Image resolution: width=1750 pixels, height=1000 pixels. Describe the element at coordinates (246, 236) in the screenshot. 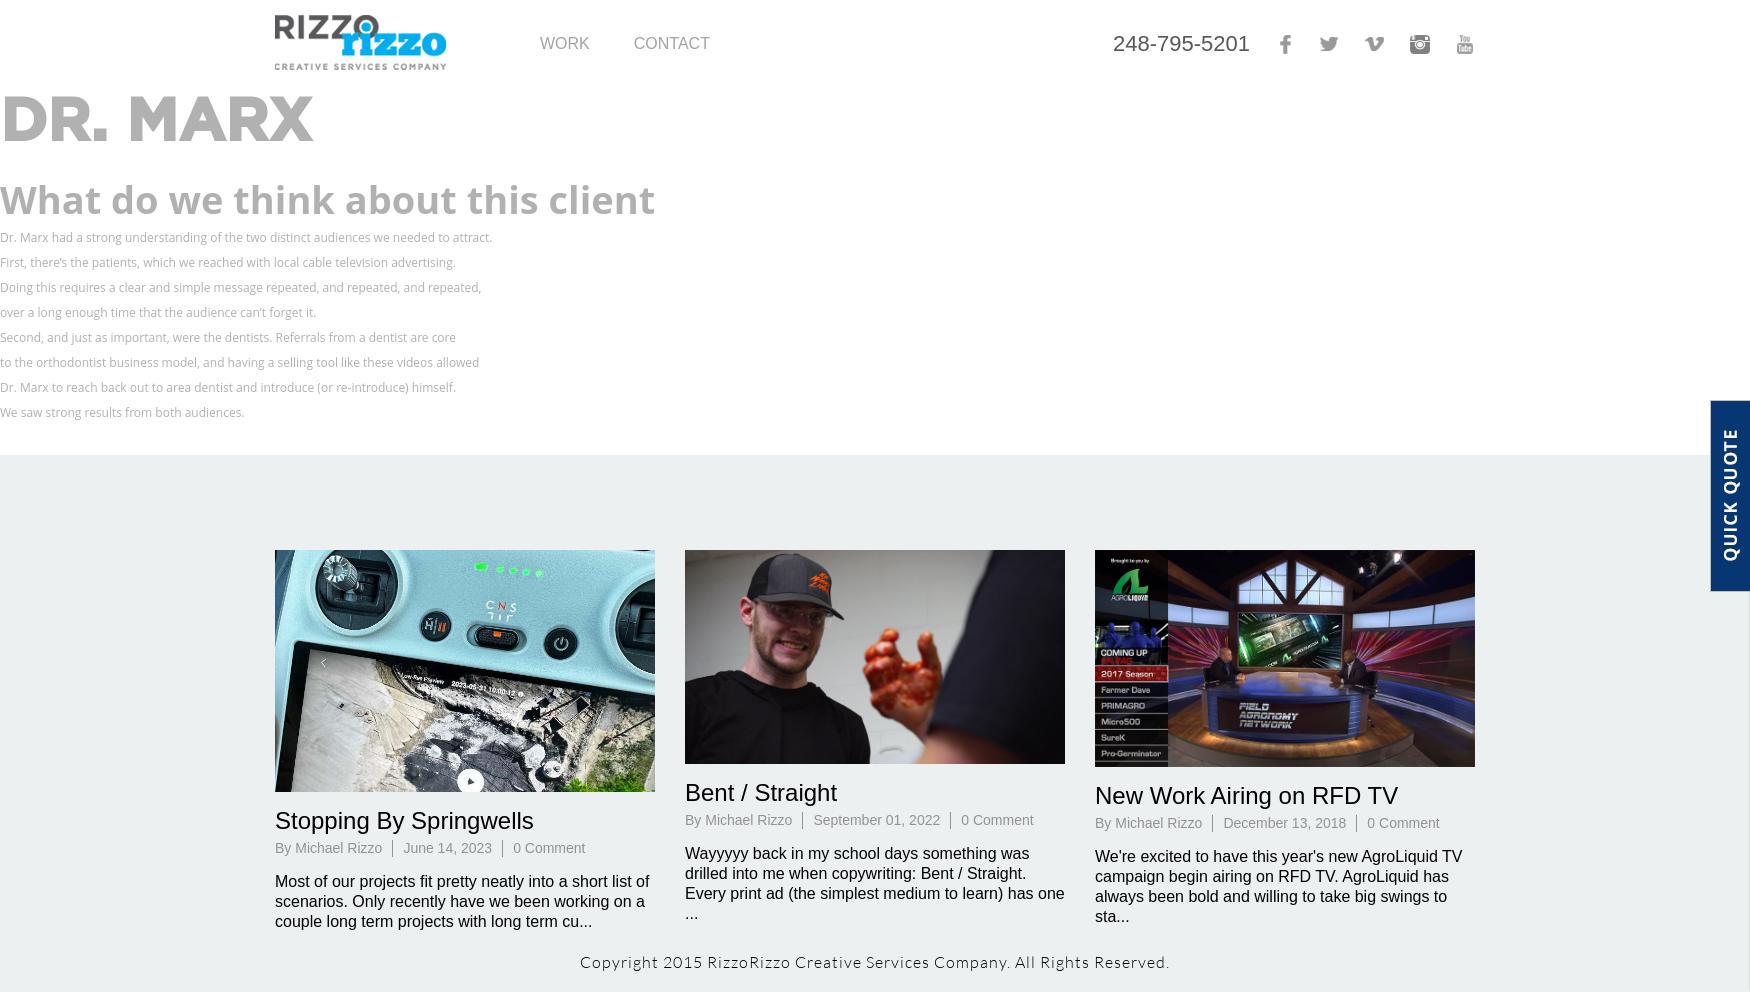

I see `'Dr. Marx had a strong understanding of the two distinct audiences we needed to attract.'` at that location.